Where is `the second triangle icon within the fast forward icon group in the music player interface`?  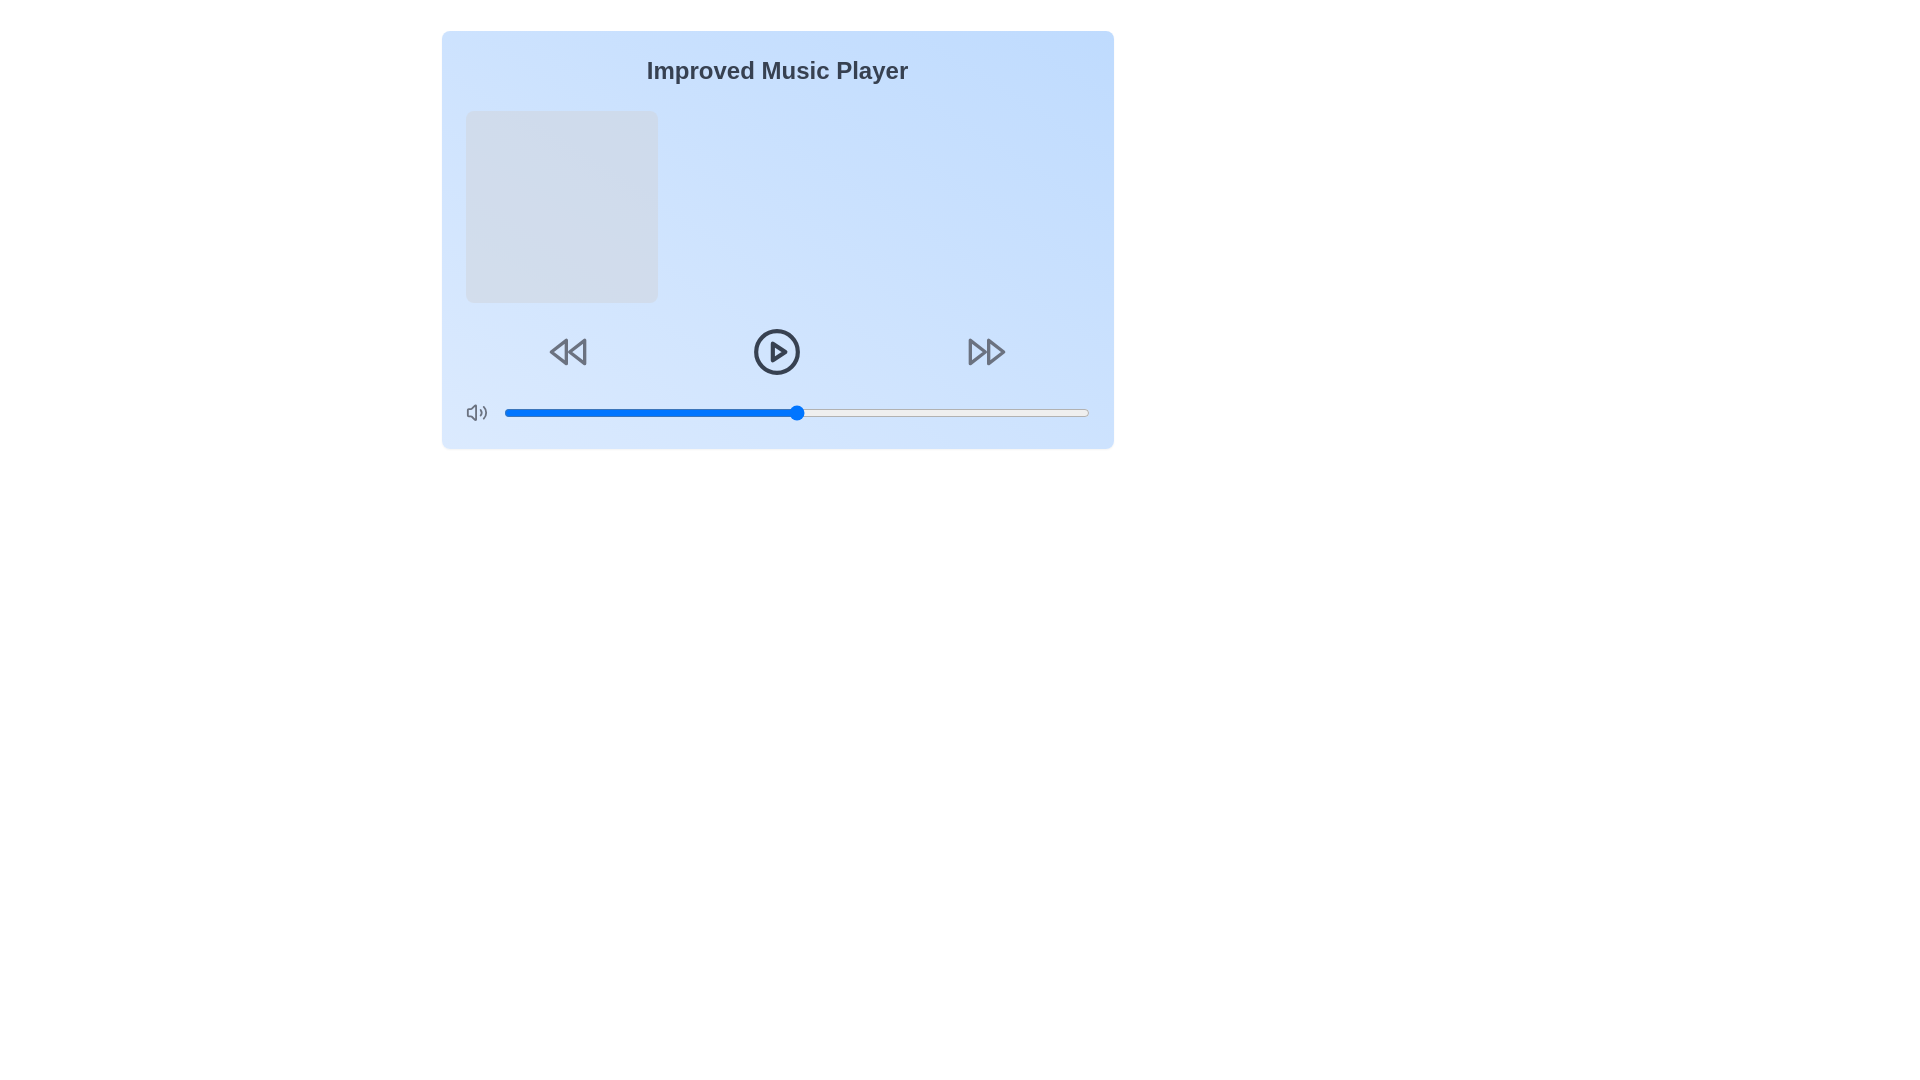 the second triangle icon within the fast forward icon group in the music player interface is located at coordinates (996, 350).